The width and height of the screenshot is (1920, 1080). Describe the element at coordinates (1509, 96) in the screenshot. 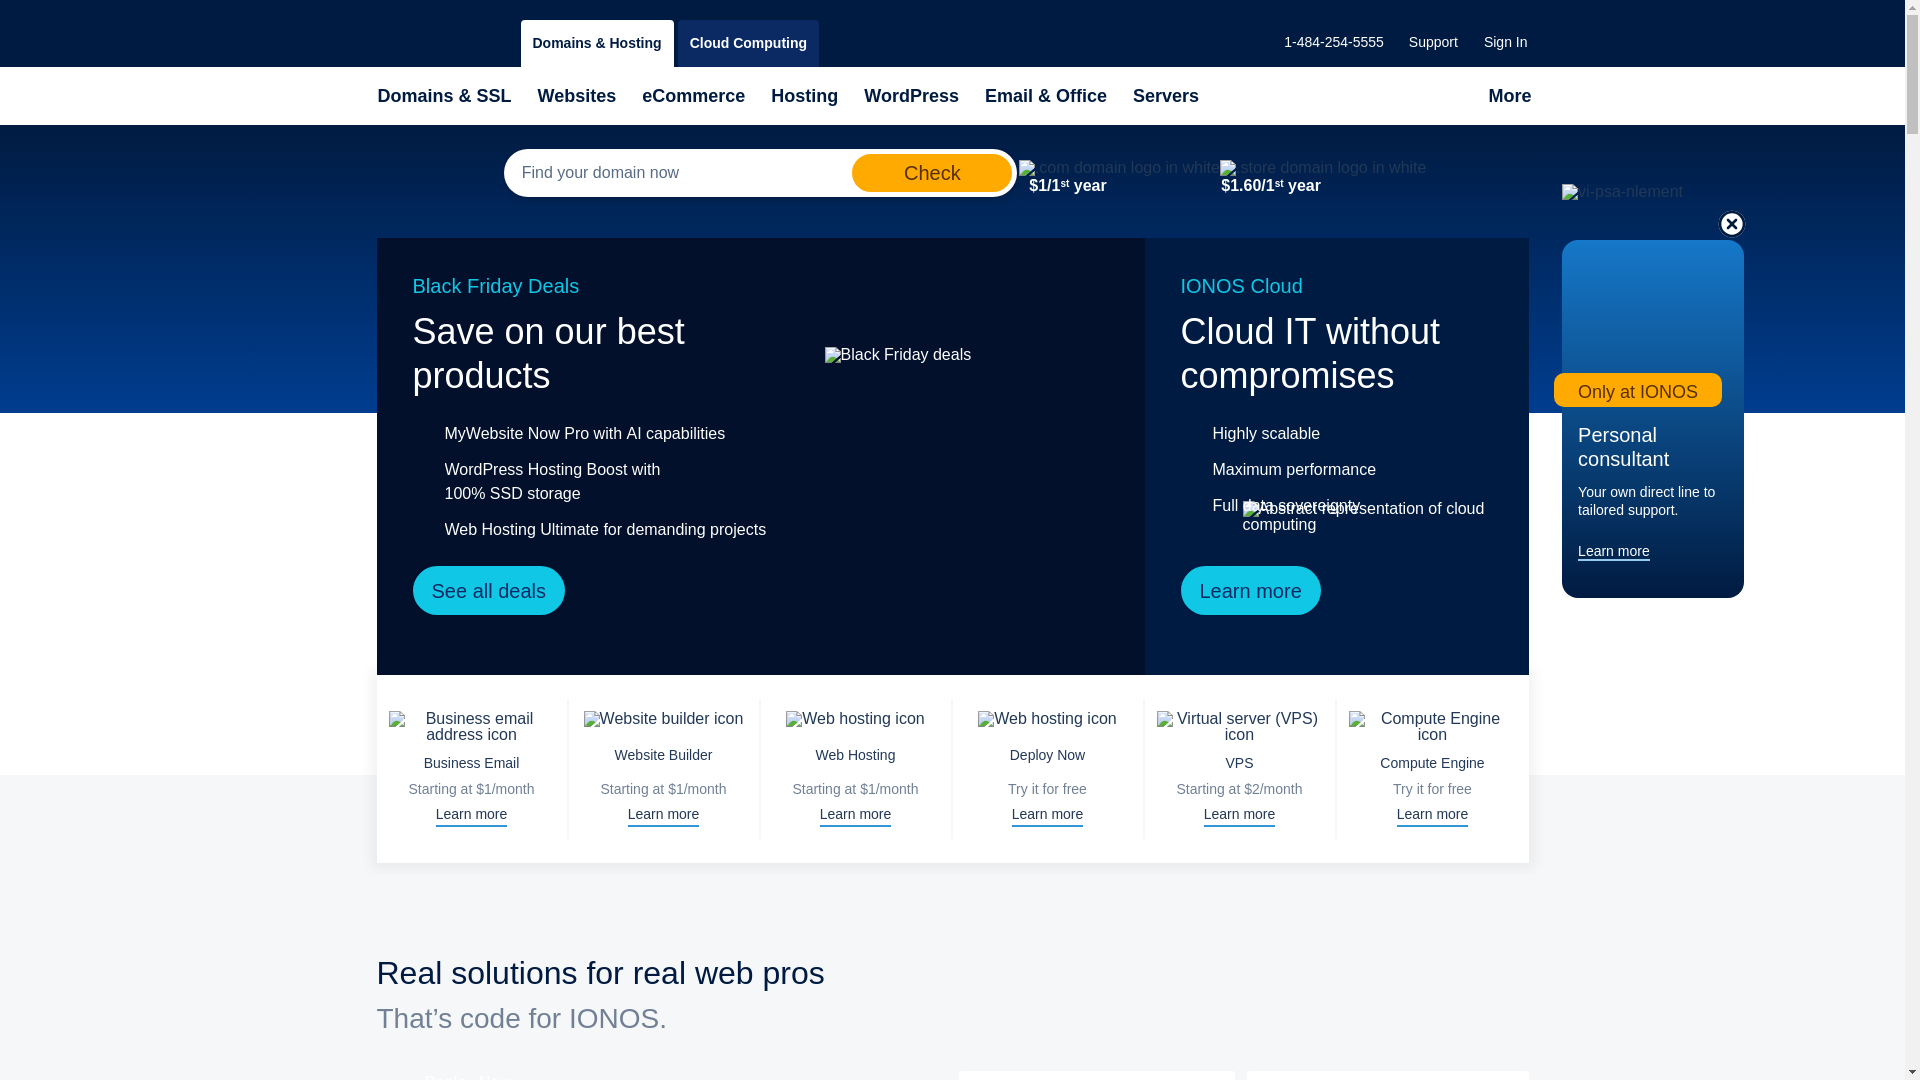

I see `'More'` at that location.